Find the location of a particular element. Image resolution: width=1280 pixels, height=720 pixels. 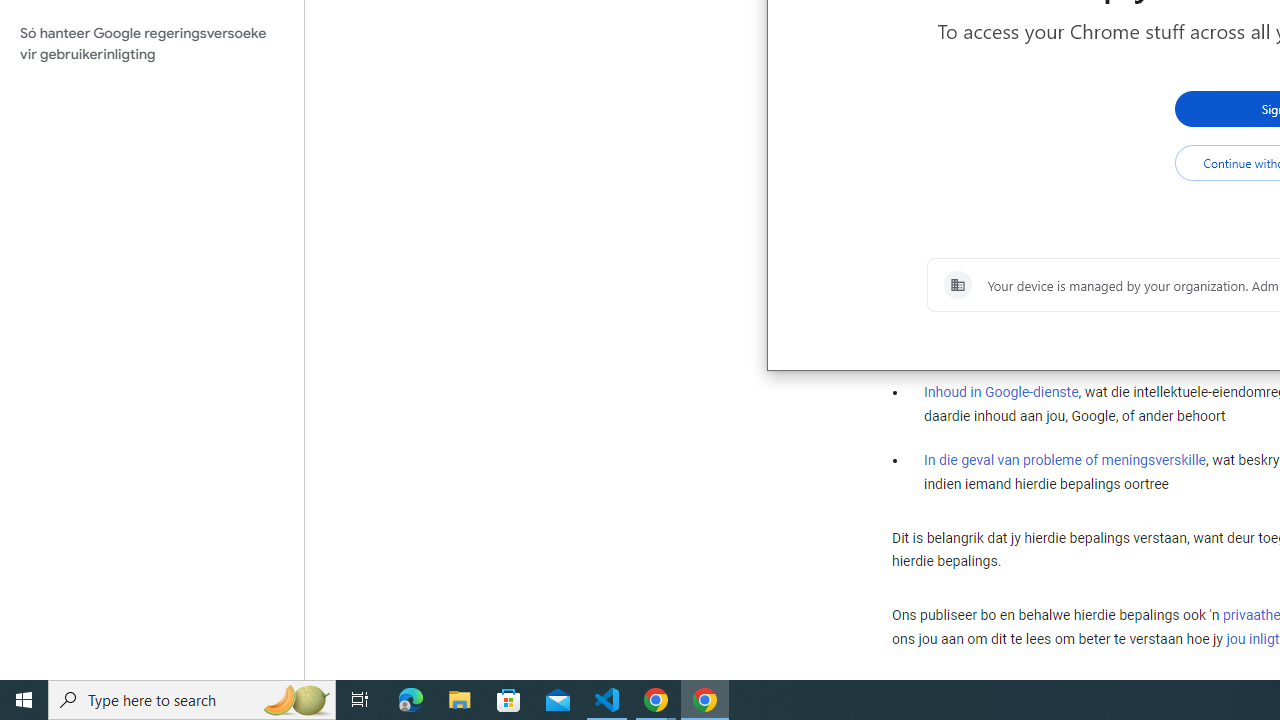

'Type here to search' is located at coordinates (192, 698).